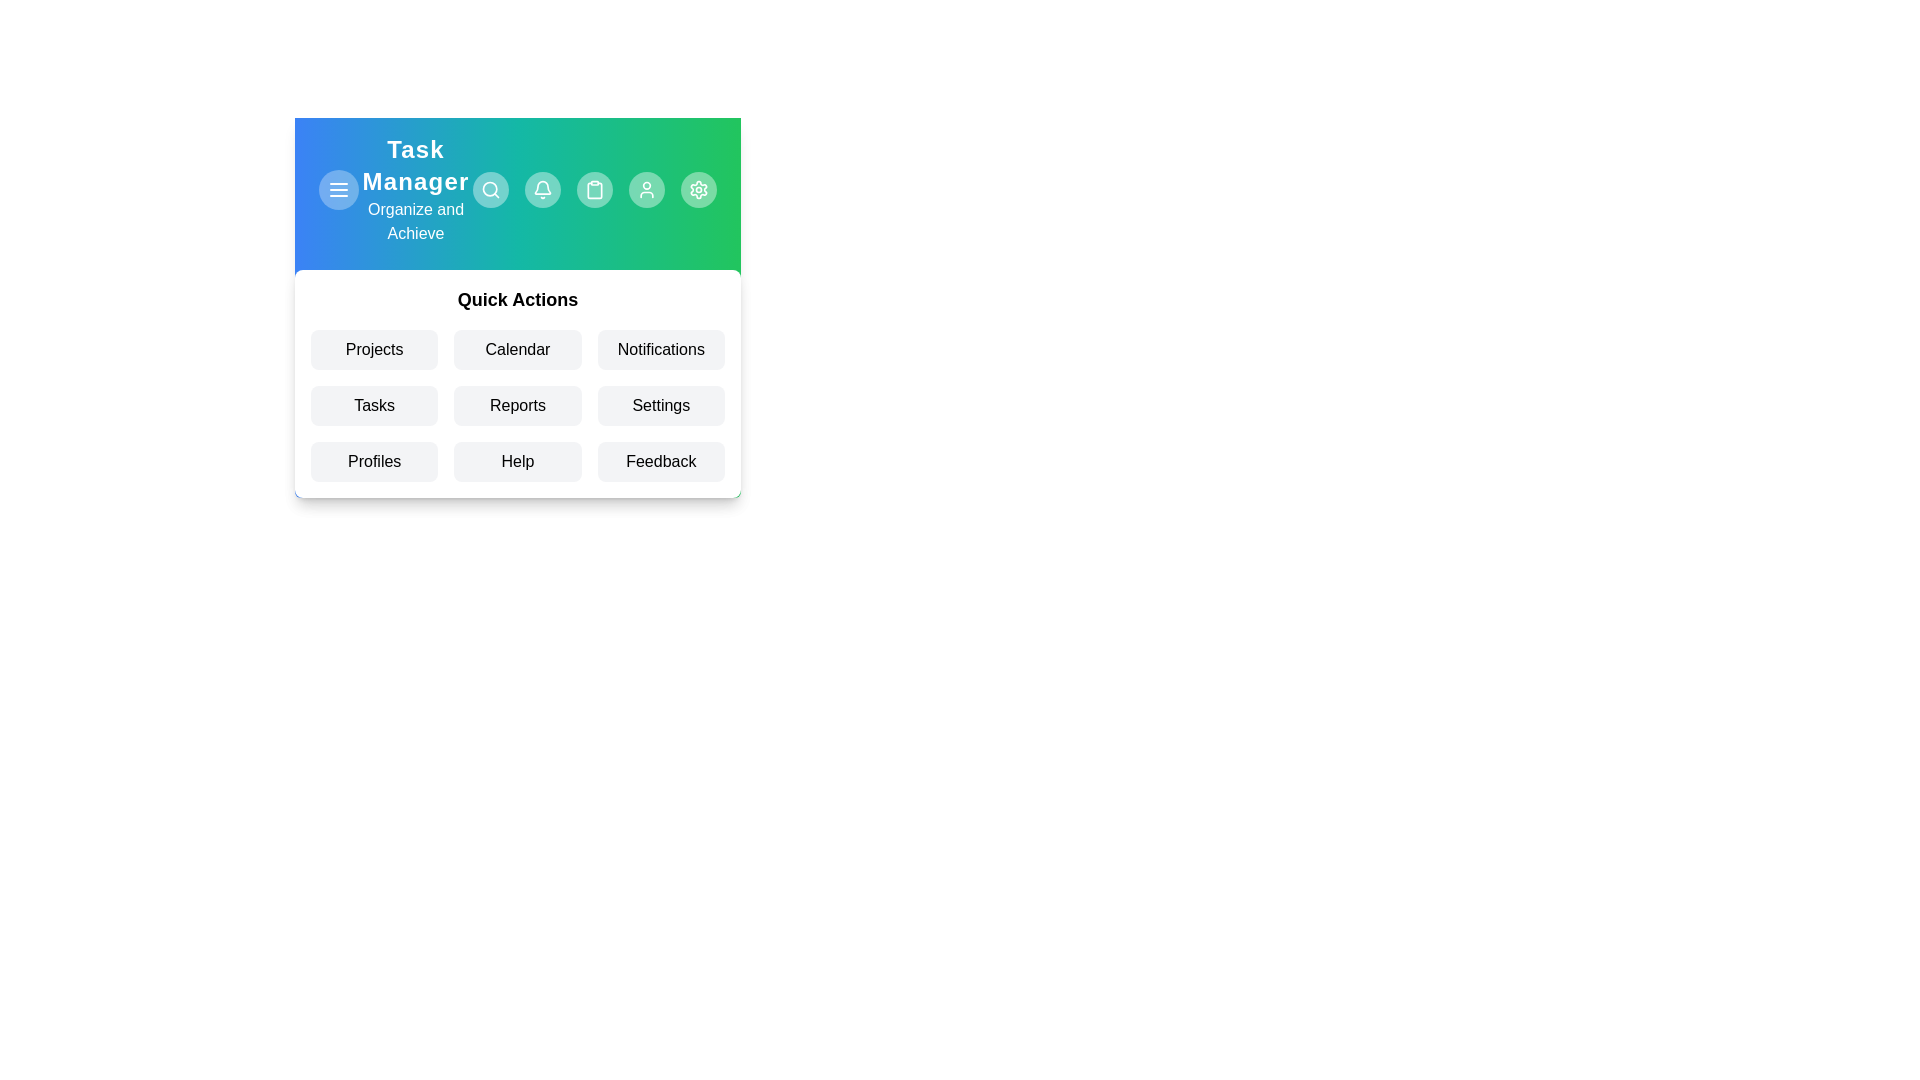 The height and width of the screenshot is (1080, 1920). I want to click on the app bar button labeled Settings, so click(699, 189).